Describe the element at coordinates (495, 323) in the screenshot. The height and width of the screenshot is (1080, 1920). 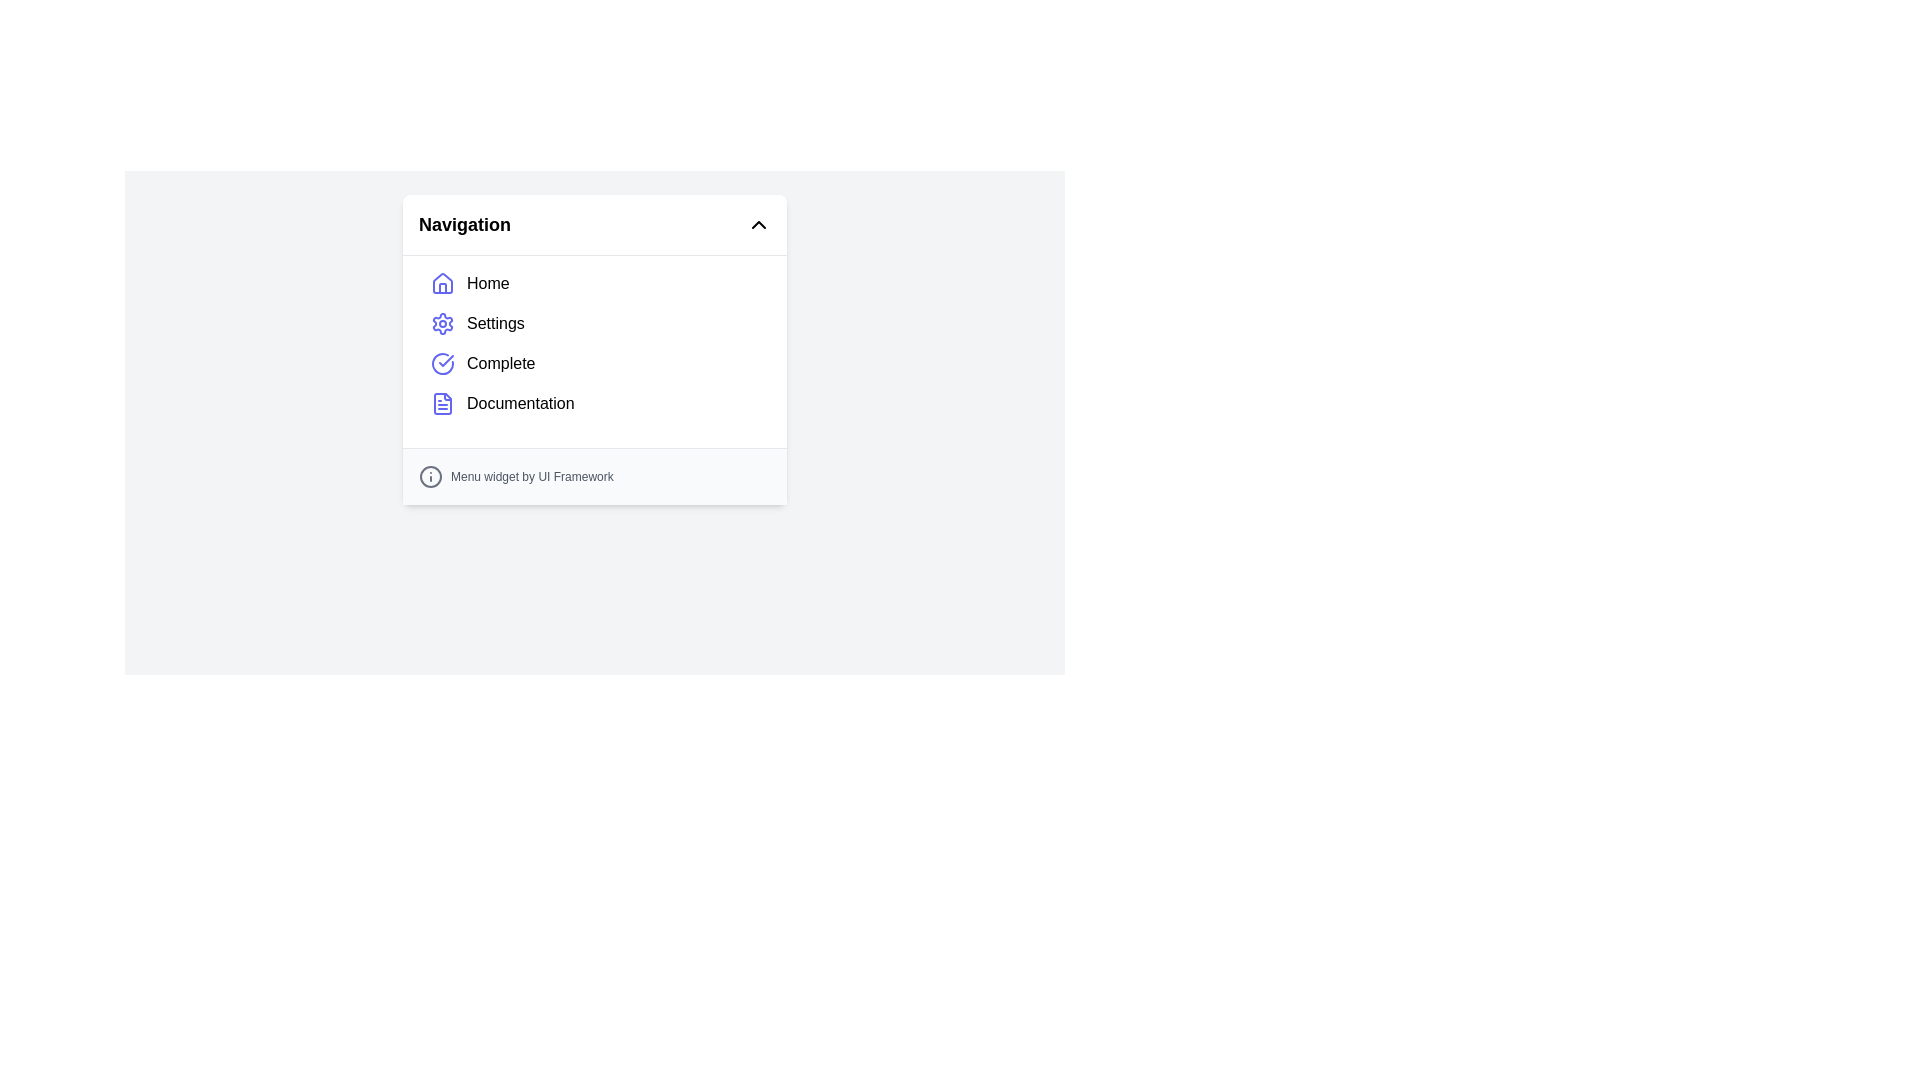
I see `the 'Settings' text label in the navigation menu` at that location.